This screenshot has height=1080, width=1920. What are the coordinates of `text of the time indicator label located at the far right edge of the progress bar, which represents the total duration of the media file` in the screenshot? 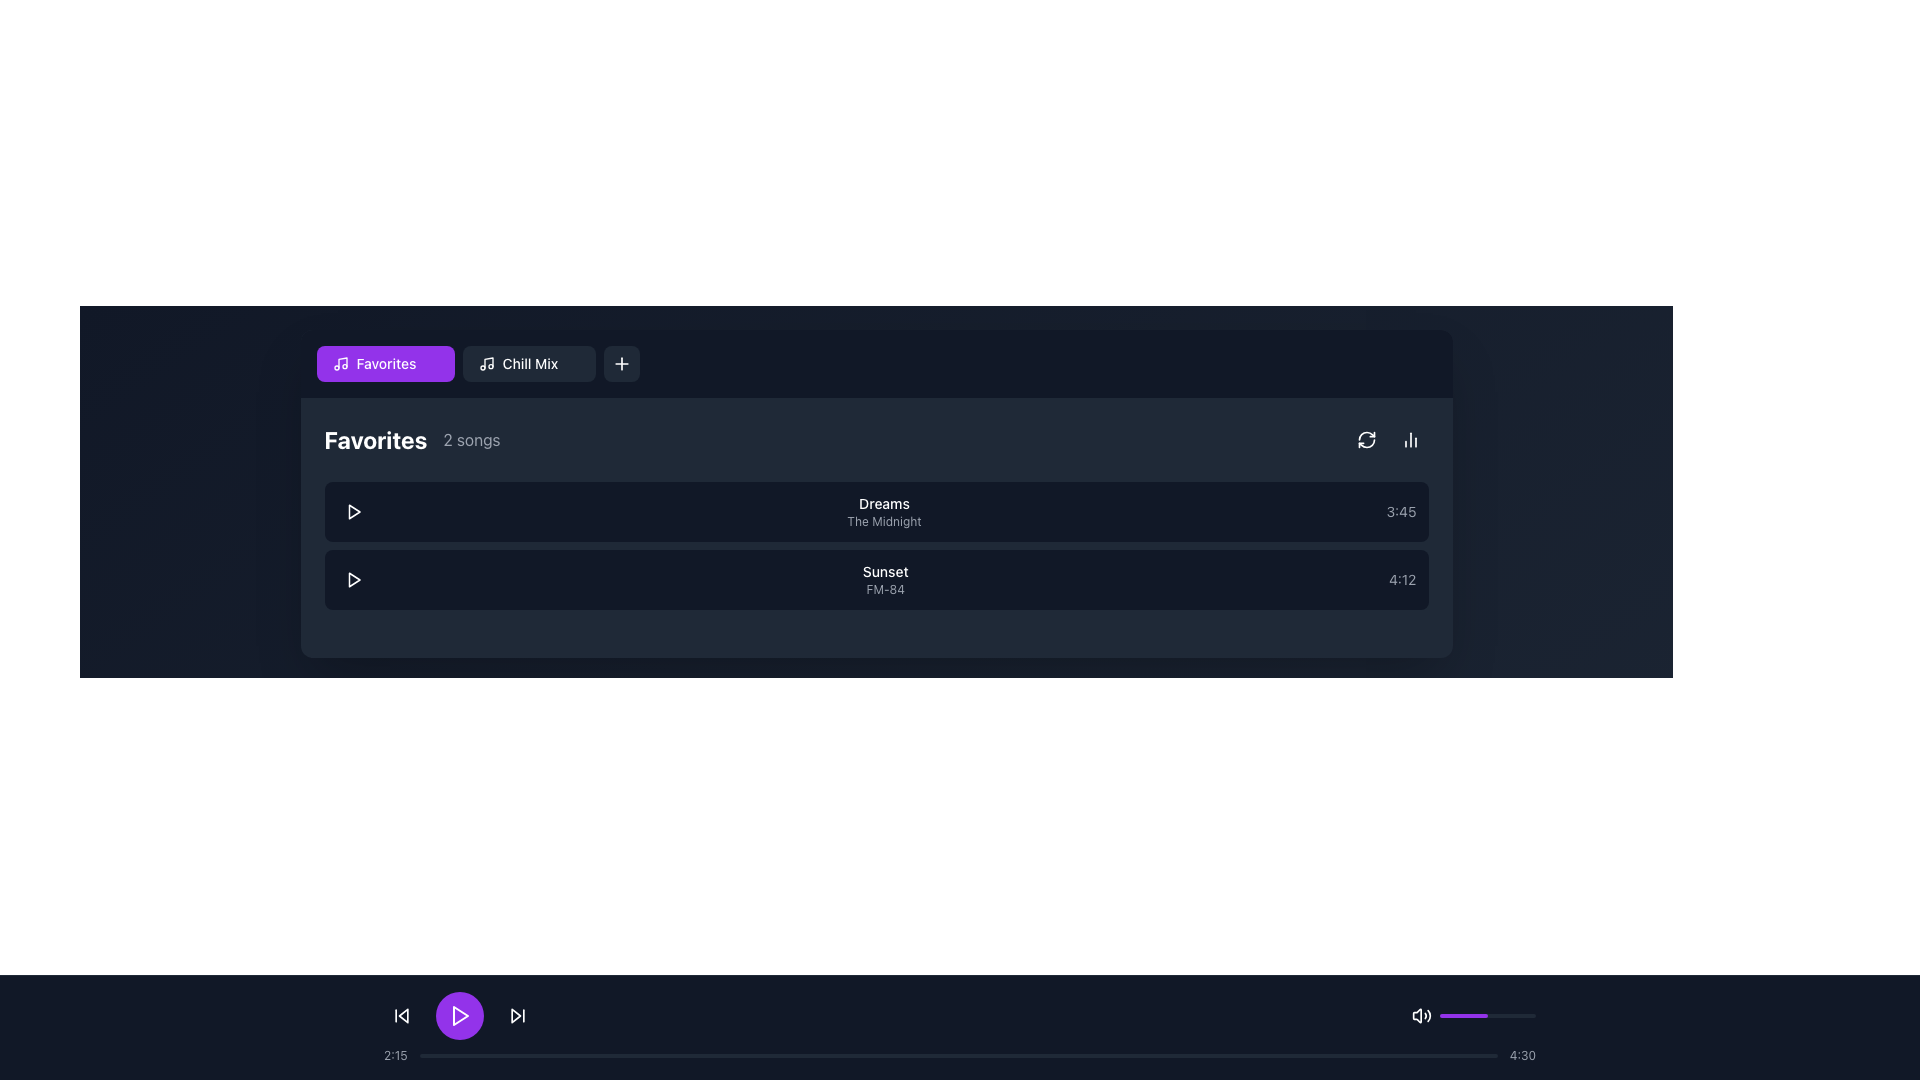 It's located at (1521, 1055).